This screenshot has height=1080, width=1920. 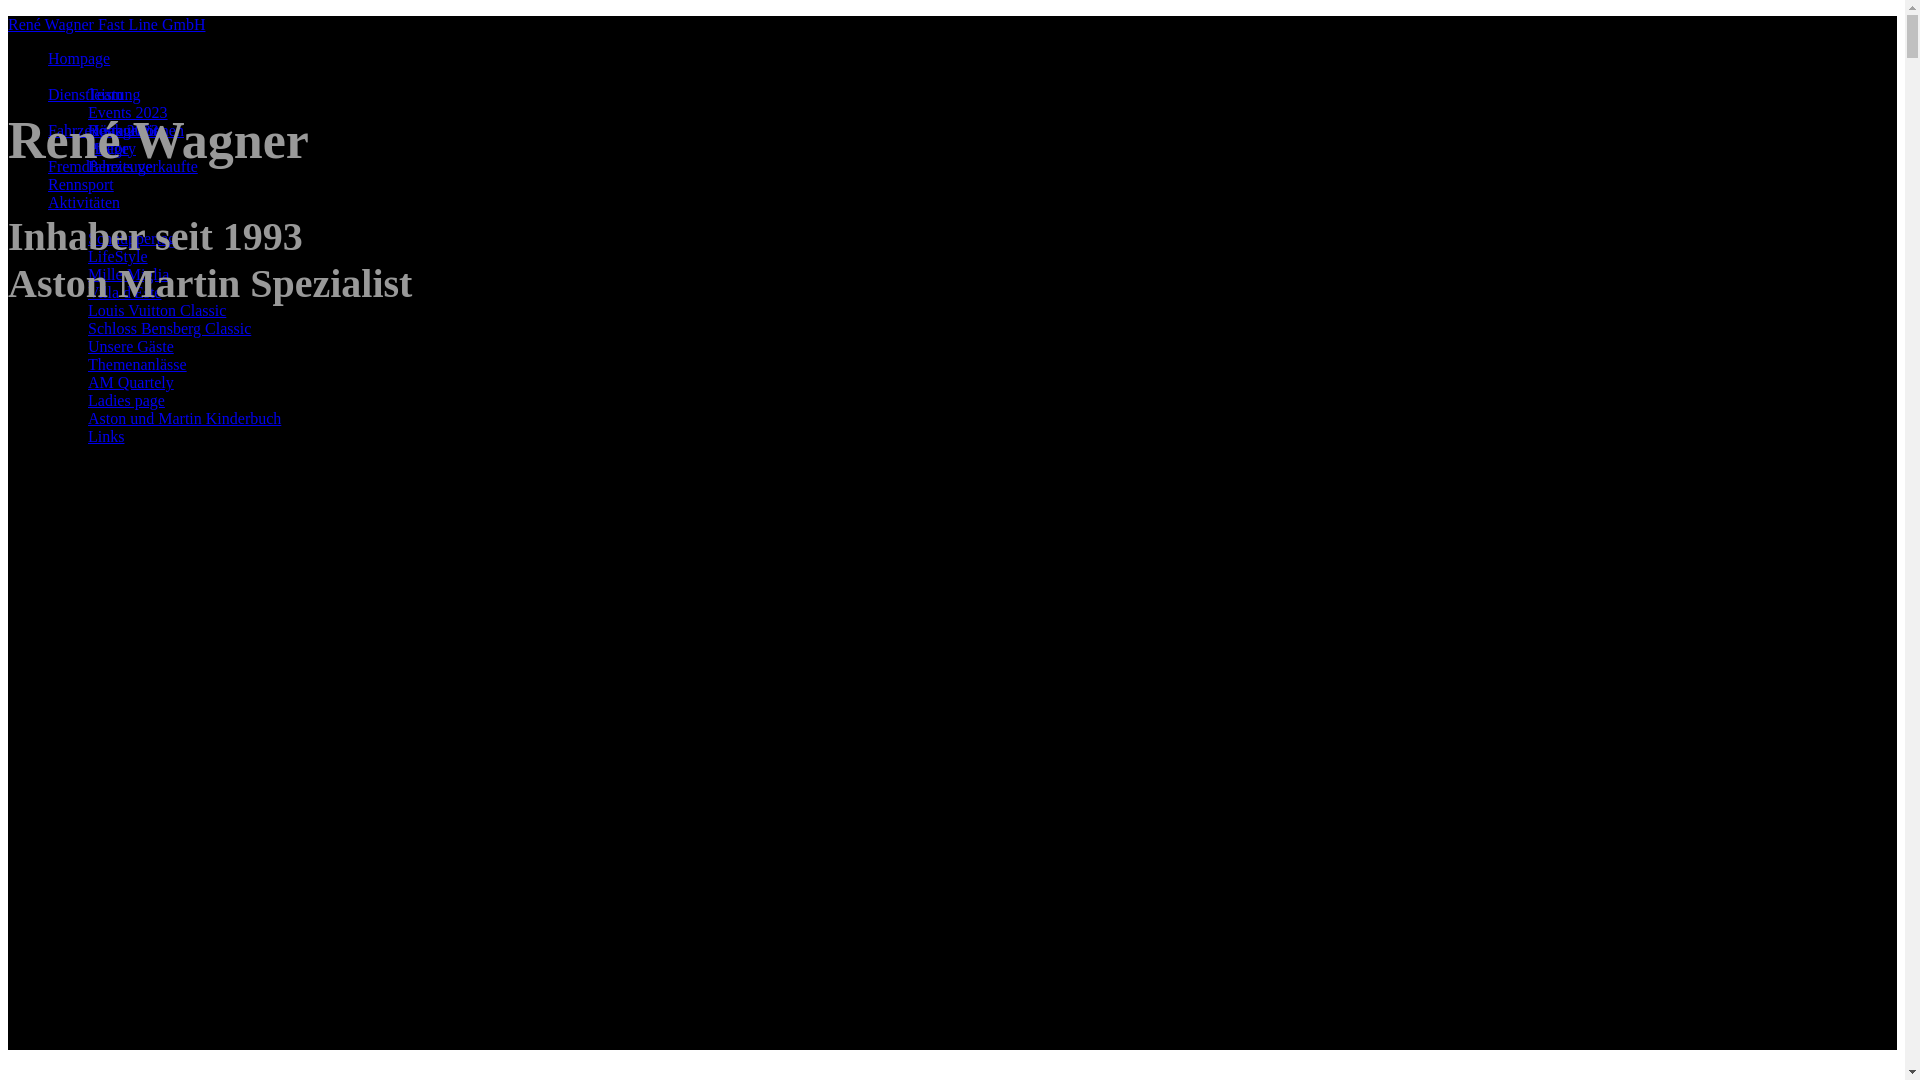 I want to click on 'Bereits verkaufte', so click(x=86, y=165).